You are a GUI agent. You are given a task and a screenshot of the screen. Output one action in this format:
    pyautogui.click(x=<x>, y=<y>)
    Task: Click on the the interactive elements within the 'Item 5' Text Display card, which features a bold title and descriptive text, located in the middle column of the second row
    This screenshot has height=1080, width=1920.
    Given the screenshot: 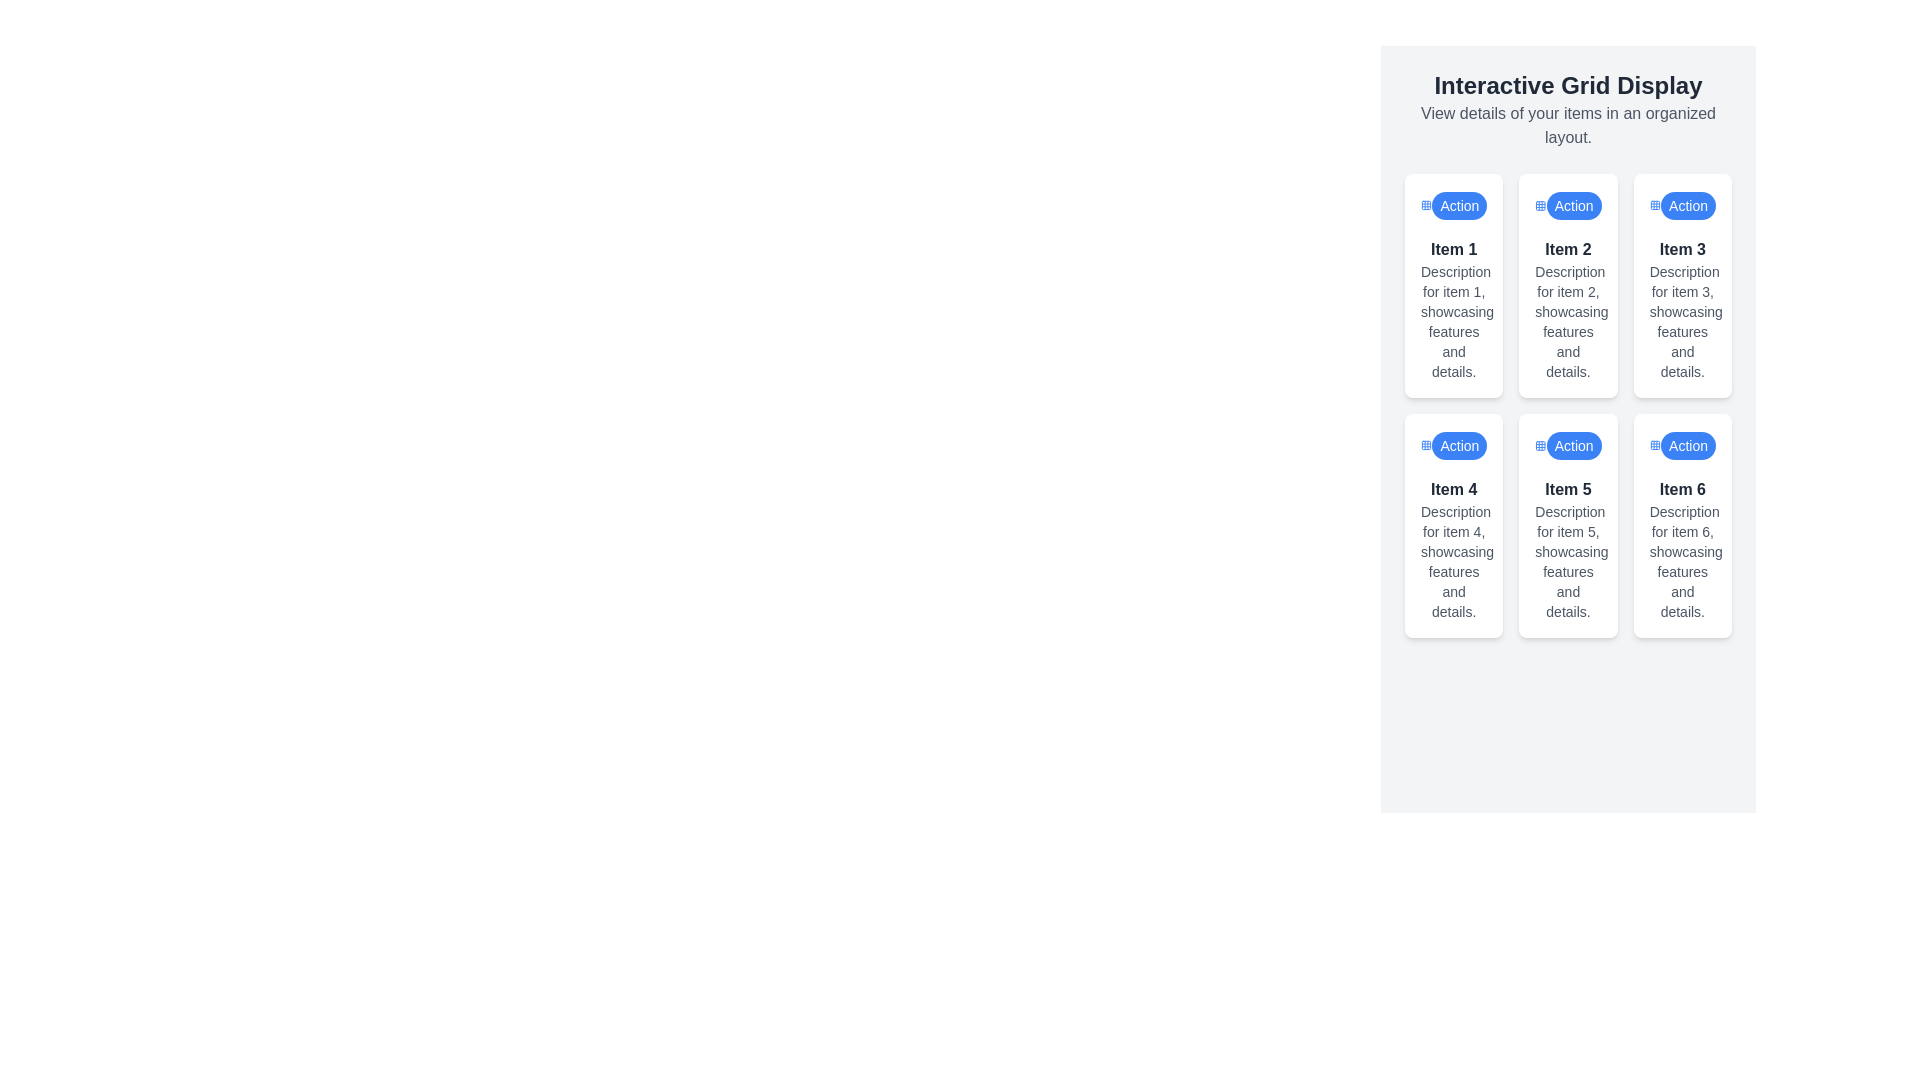 What is the action you would take?
    pyautogui.click(x=1567, y=550)
    